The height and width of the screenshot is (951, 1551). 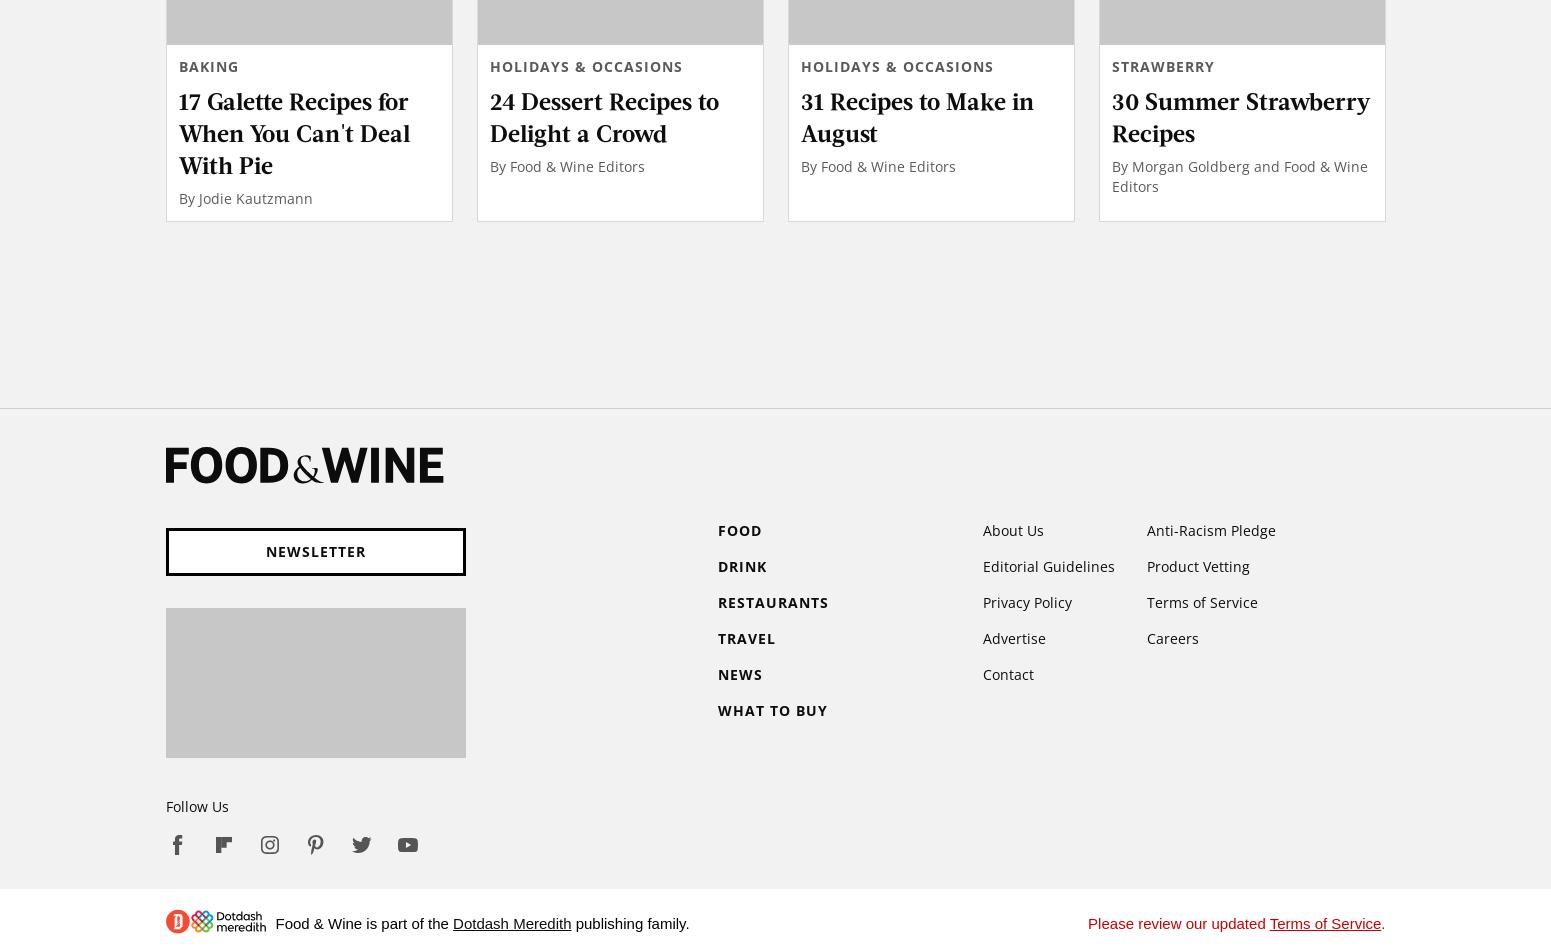 What do you see at coordinates (915, 116) in the screenshot?
I see `'31 Recipes to Make in August'` at bounding box center [915, 116].